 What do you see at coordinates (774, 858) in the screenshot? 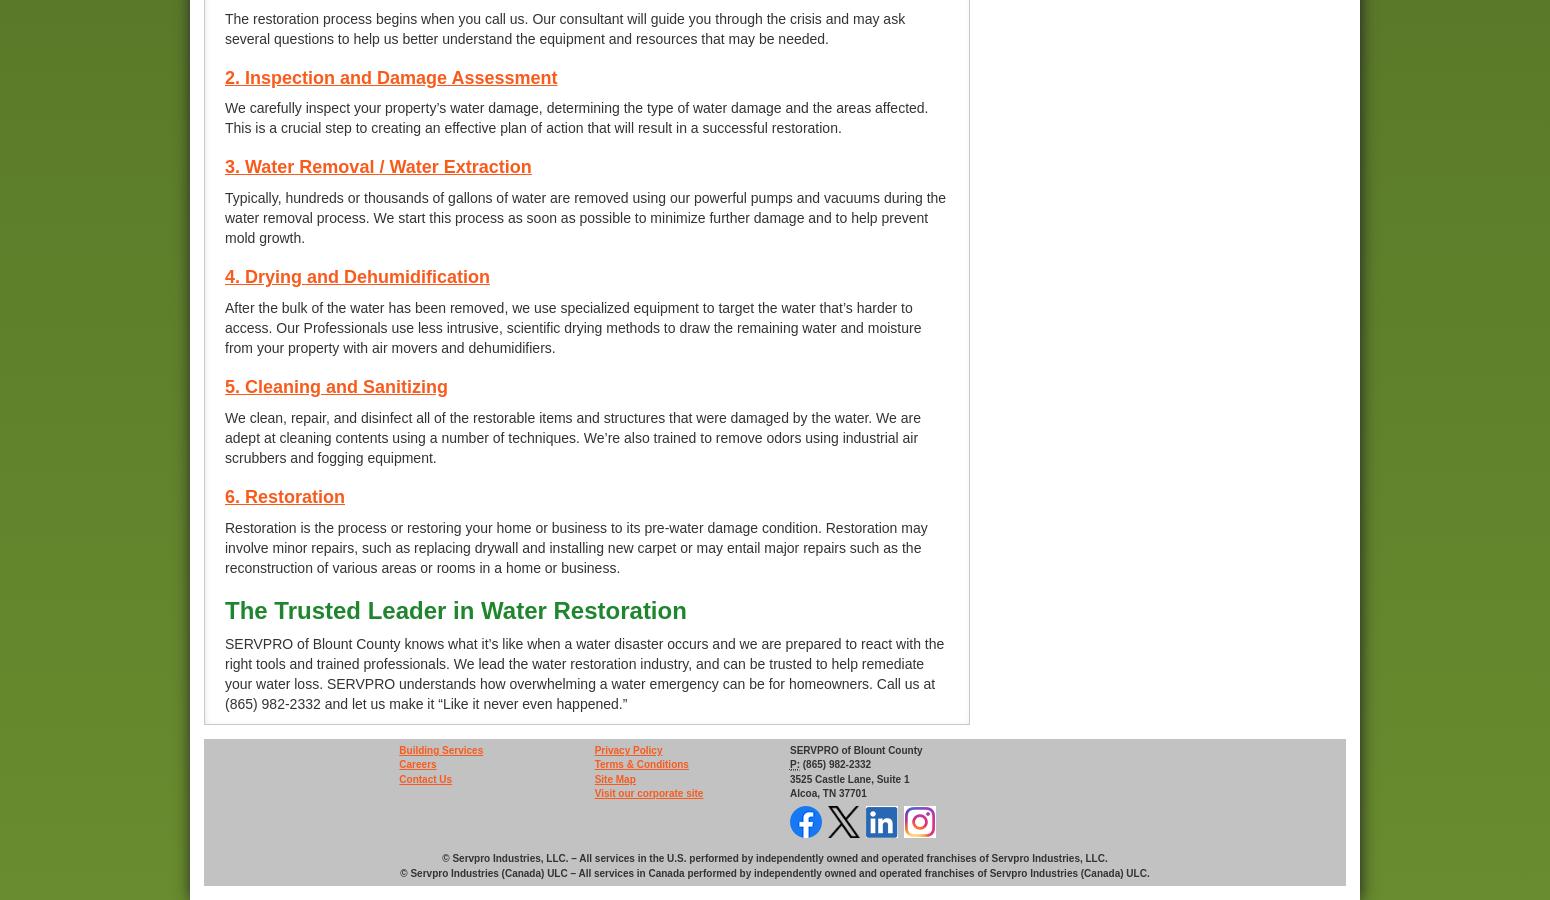
I see `'© Servpro Industries, LLC. – All services in the U.S. performed by independently owned and operated franchises of Servpro Industries, LLC.'` at bounding box center [774, 858].